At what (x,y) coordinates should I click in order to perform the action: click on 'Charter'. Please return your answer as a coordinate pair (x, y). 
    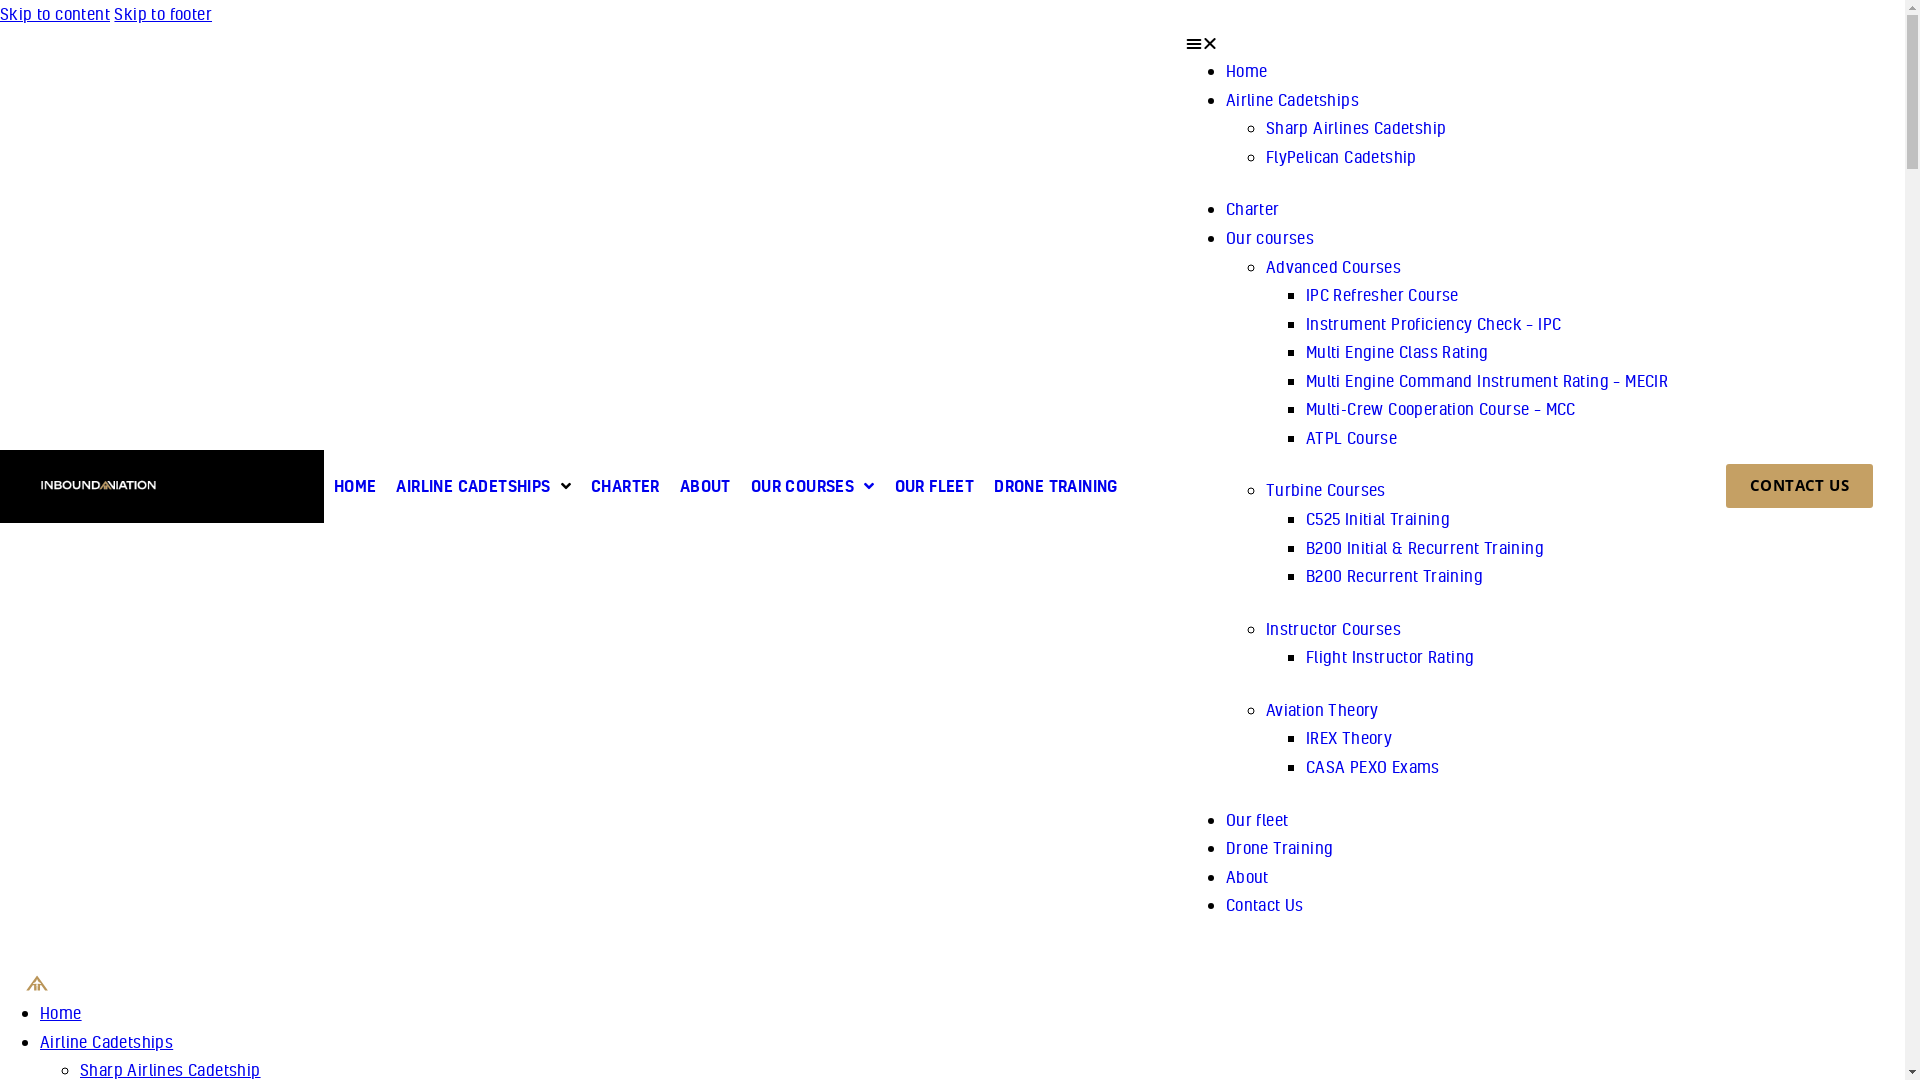
    Looking at the image, I should click on (1251, 208).